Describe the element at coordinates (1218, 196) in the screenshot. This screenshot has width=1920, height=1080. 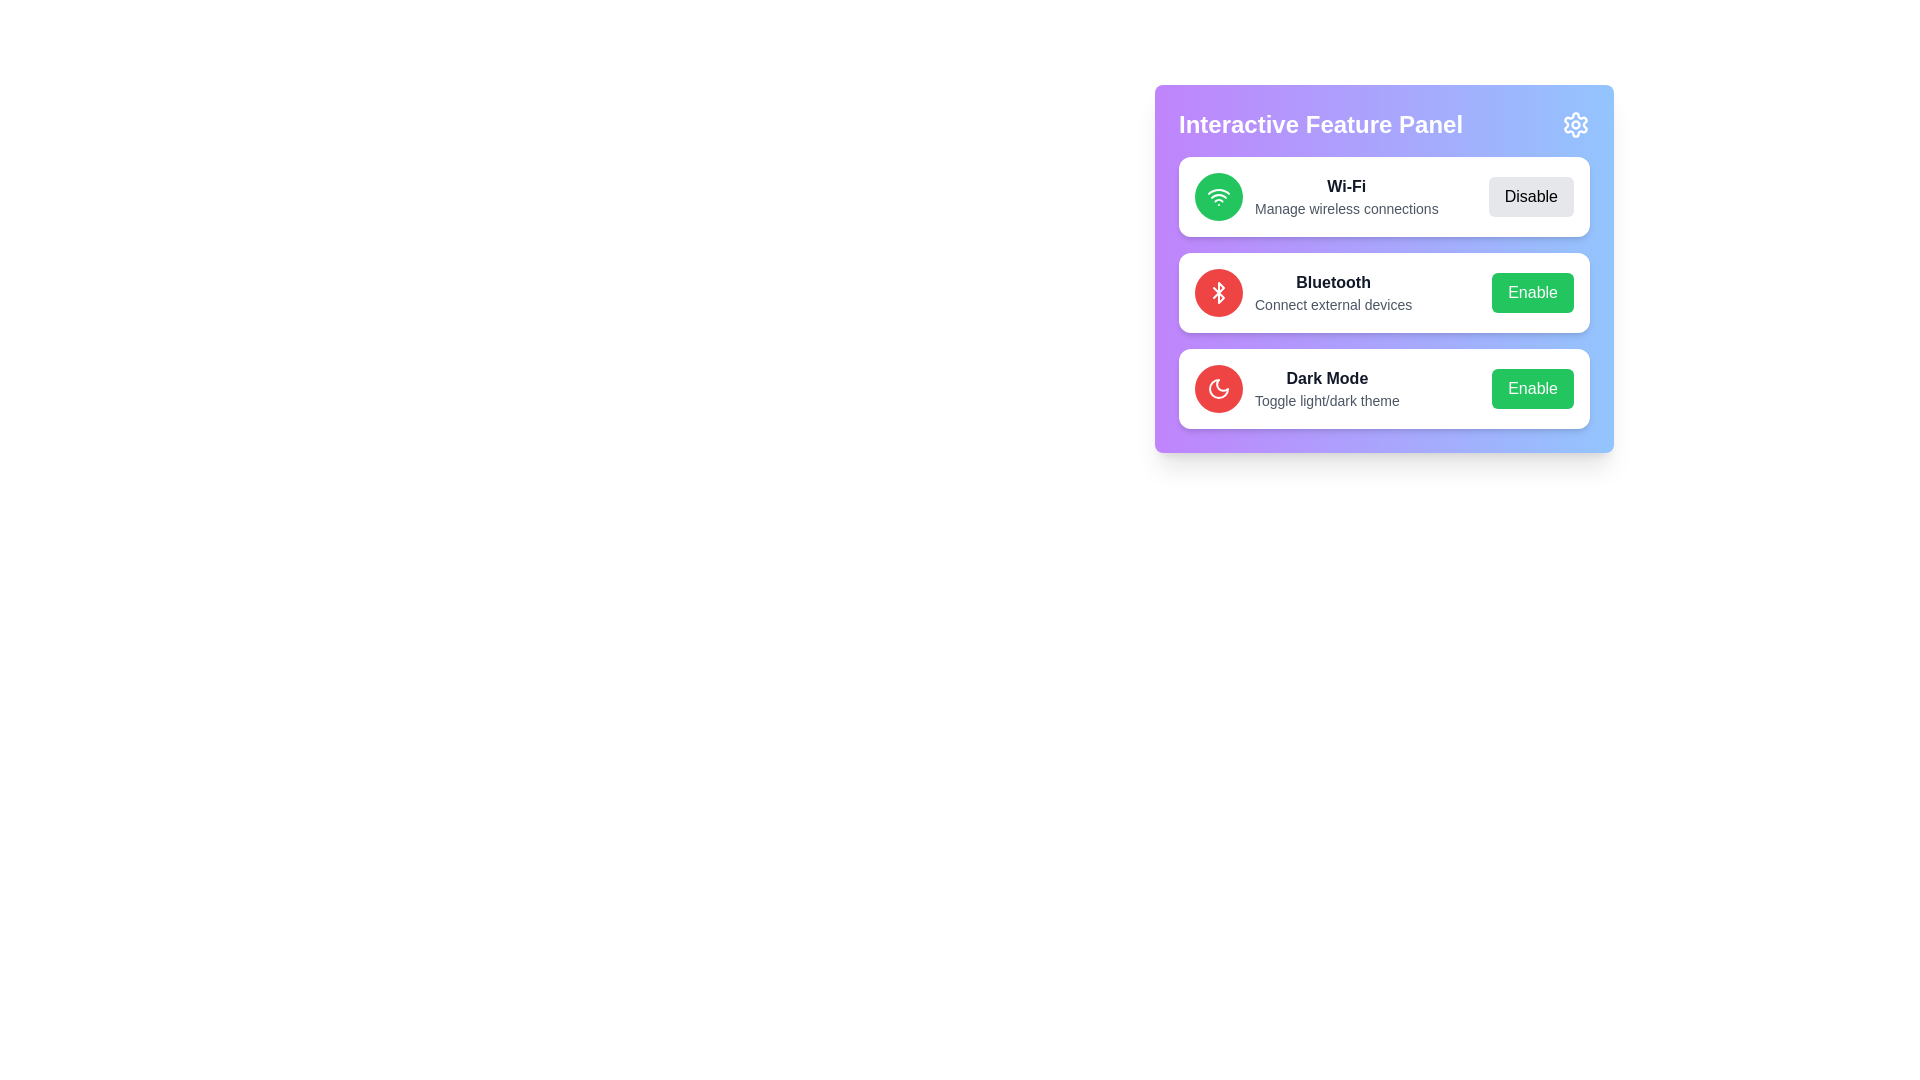
I see `the feature's icon to examine its description` at that location.